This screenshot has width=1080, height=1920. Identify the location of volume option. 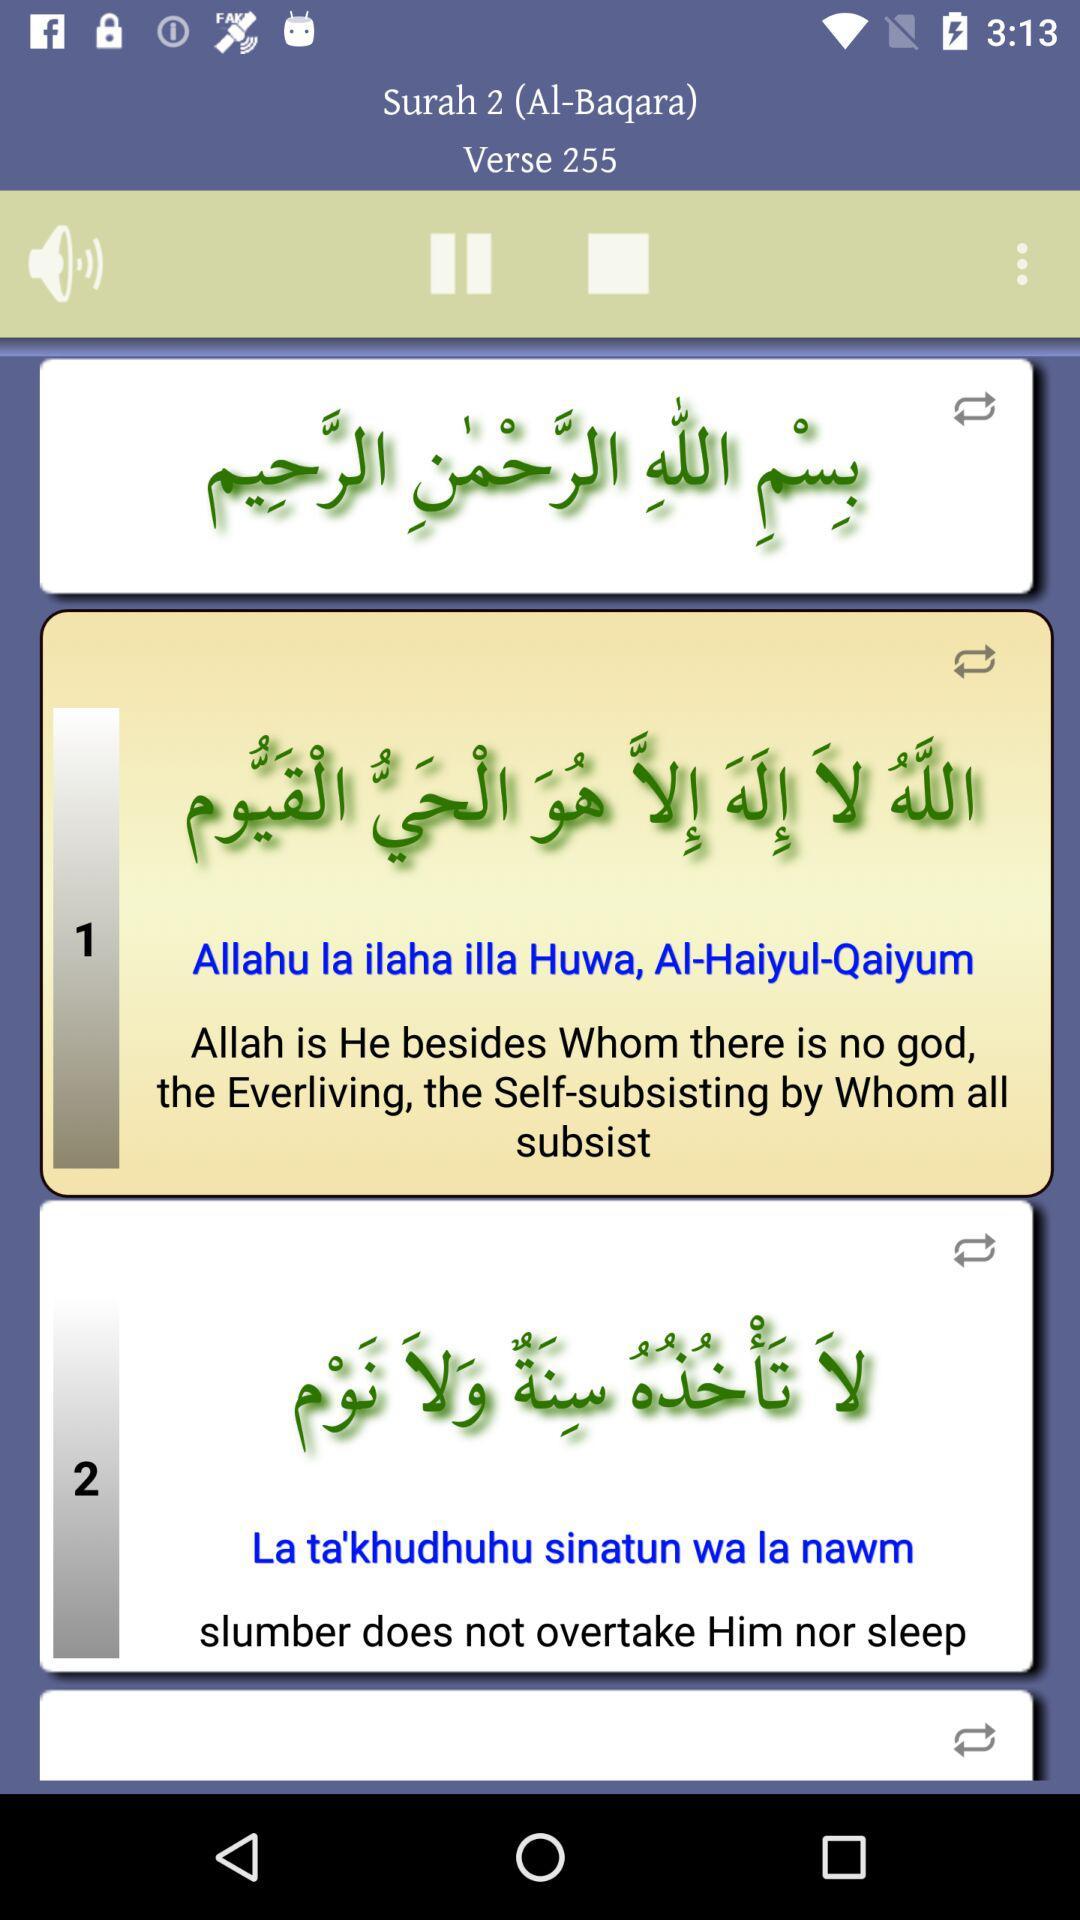
(64, 262).